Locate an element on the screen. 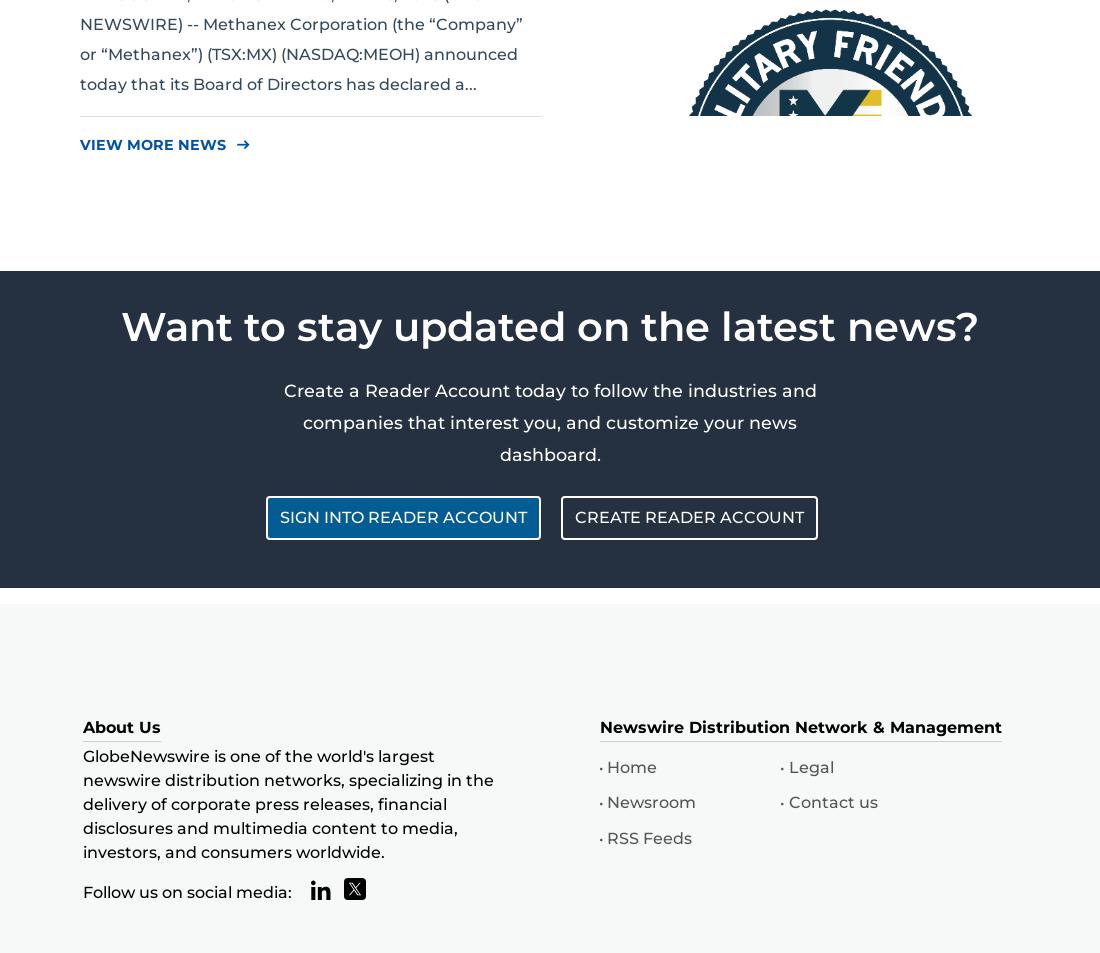 The image size is (1100, 953). 'About Us' is located at coordinates (121, 727).